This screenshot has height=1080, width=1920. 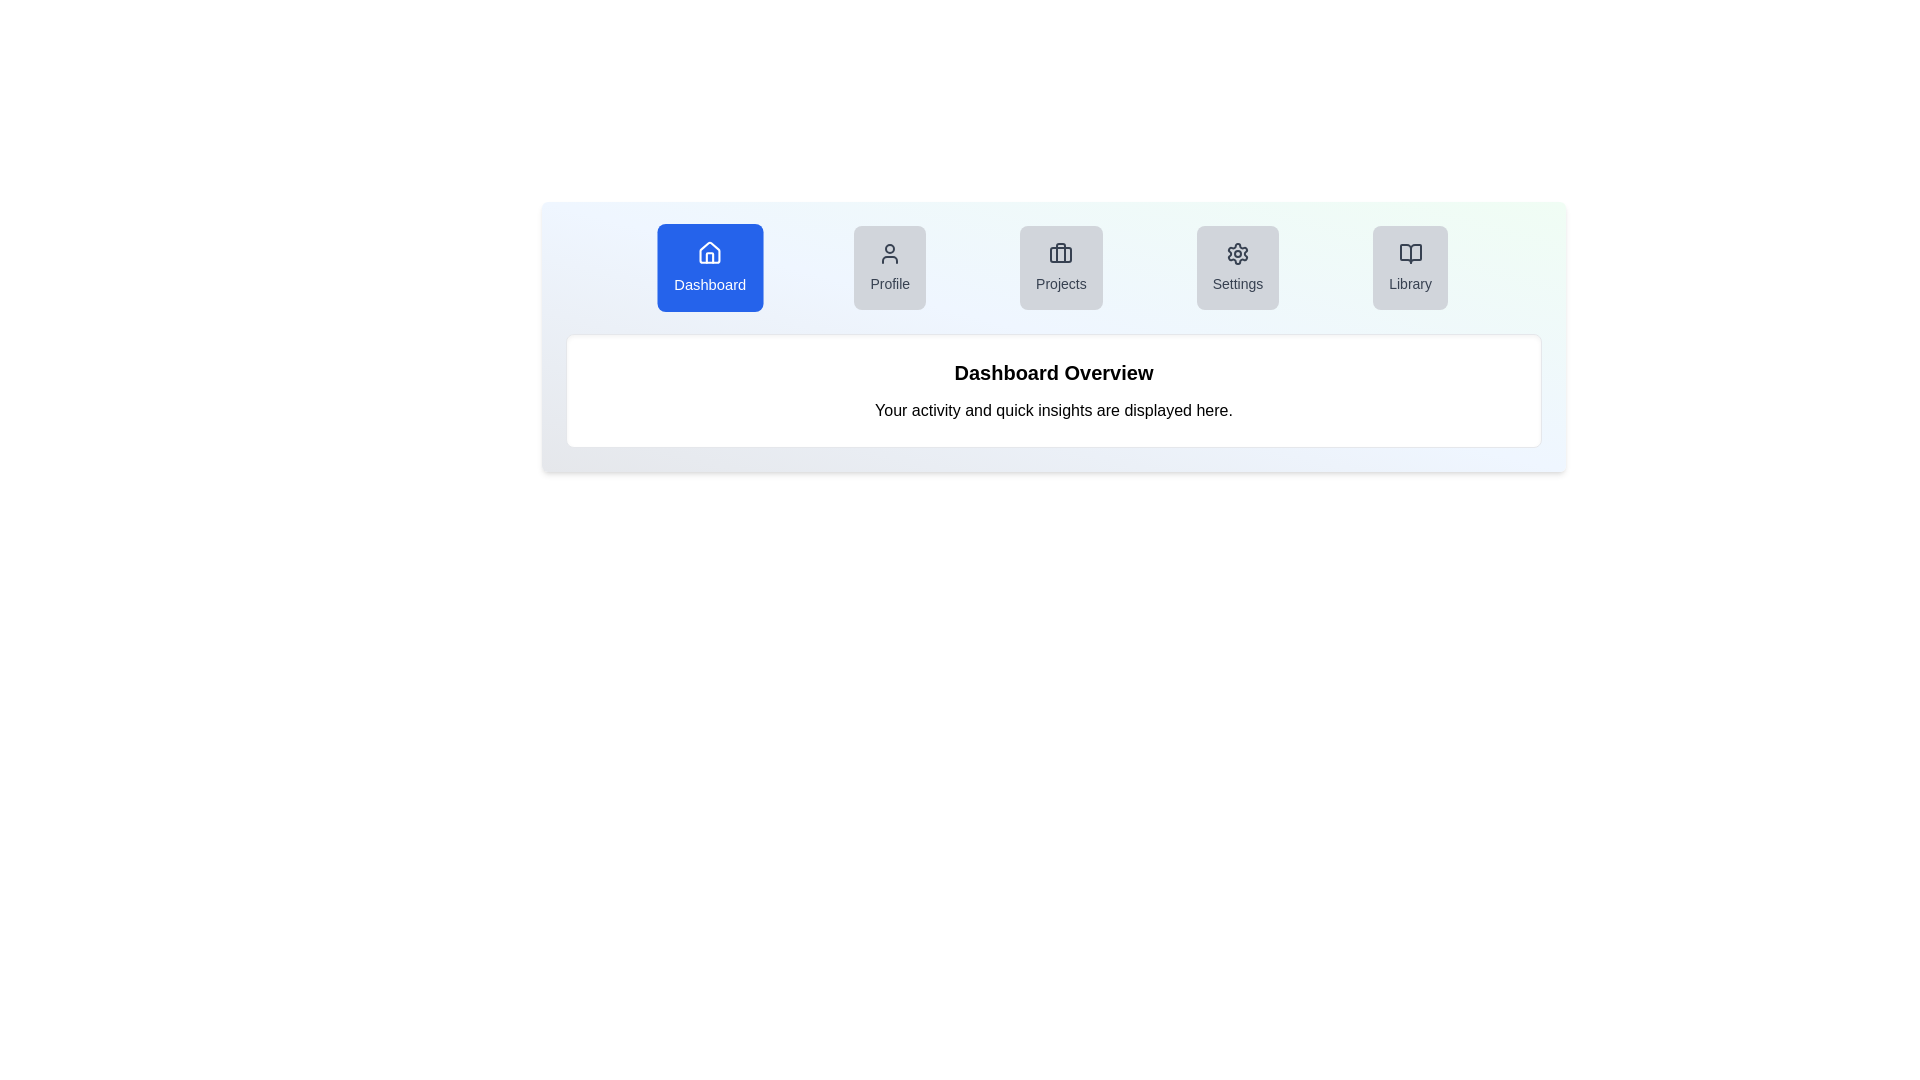 What do you see at coordinates (710, 252) in the screenshot?
I see `the SVG icon representing the Dashboard navigation button` at bounding box center [710, 252].